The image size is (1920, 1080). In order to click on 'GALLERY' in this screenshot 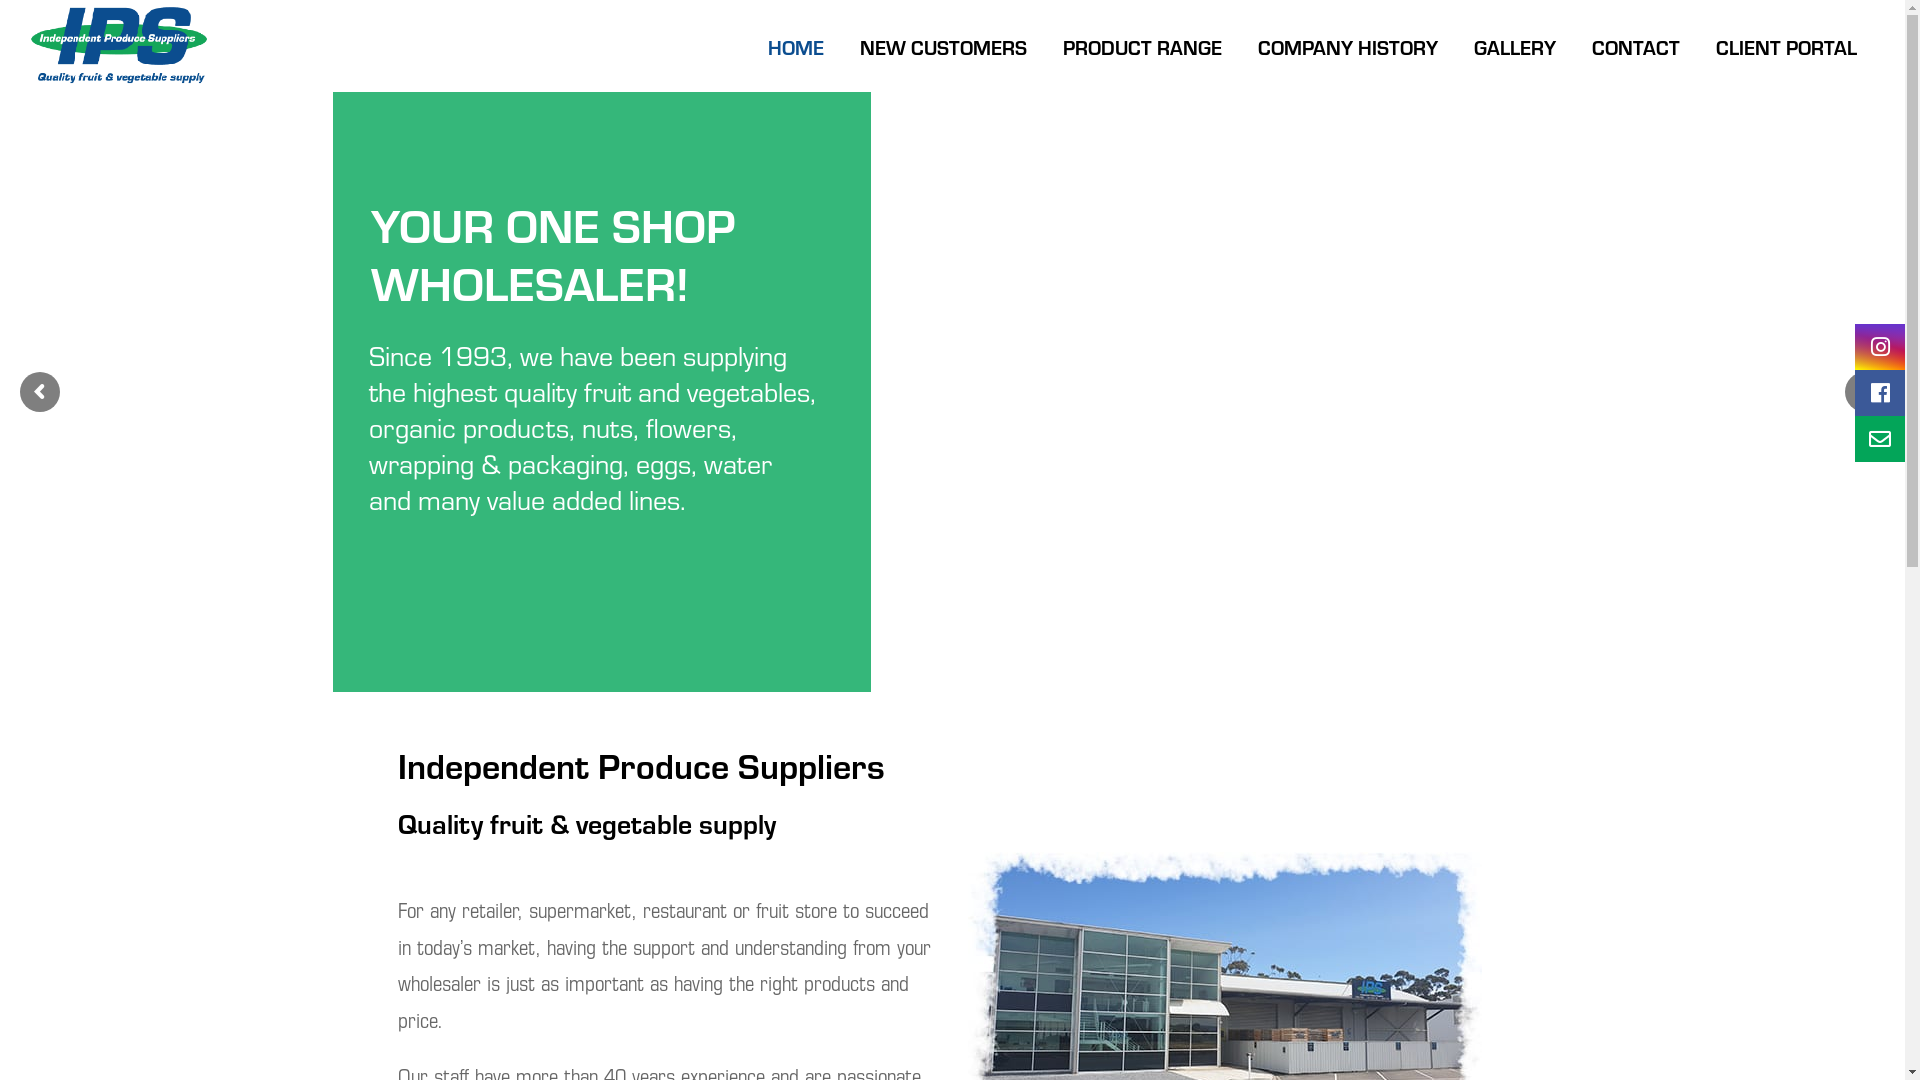, I will do `click(1455, 45)`.